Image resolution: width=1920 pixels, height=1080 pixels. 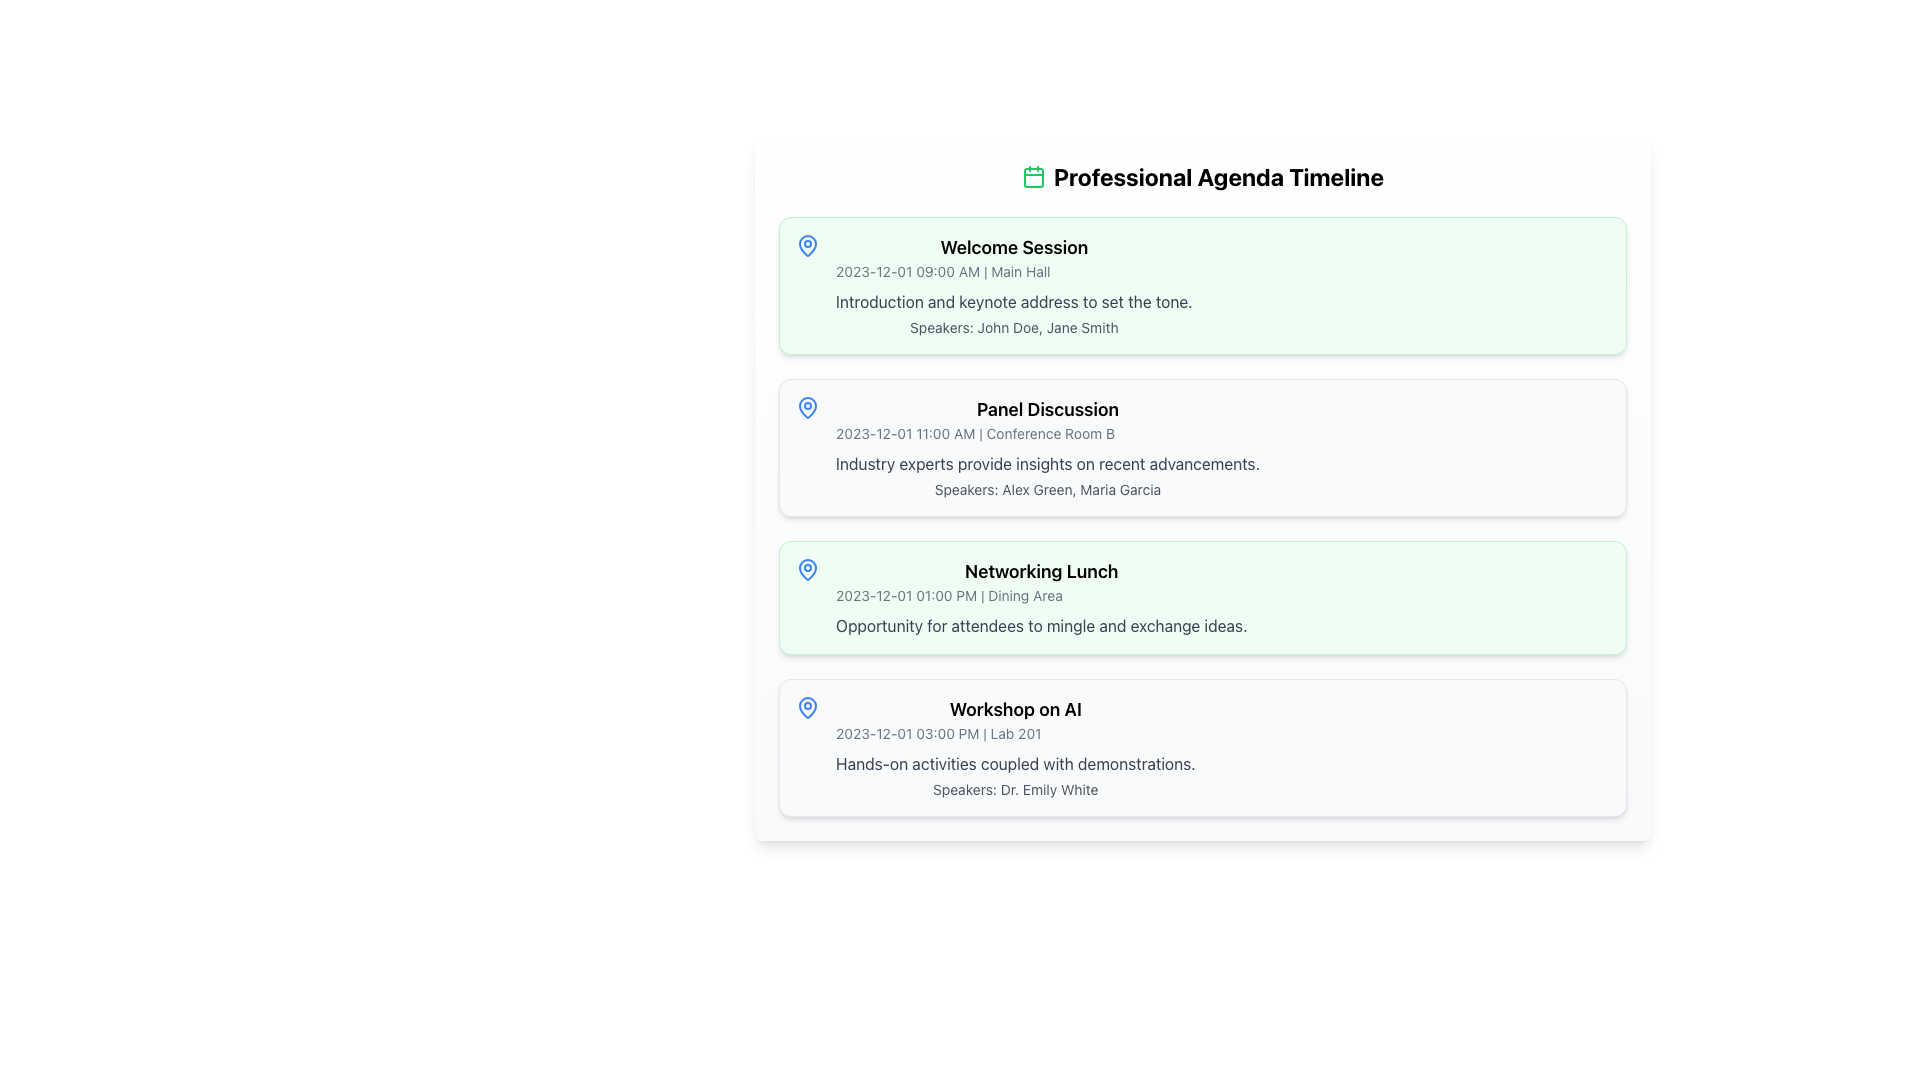 What do you see at coordinates (1014, 301) in the screenshot?
I see `the Text Display containing the text 'Introduction and keynote address to set the tone.' which is located below the title 'Welcome Session' and above 'Speakers: John Doe, Jane Smith'` at bounding box center [1014, 301].